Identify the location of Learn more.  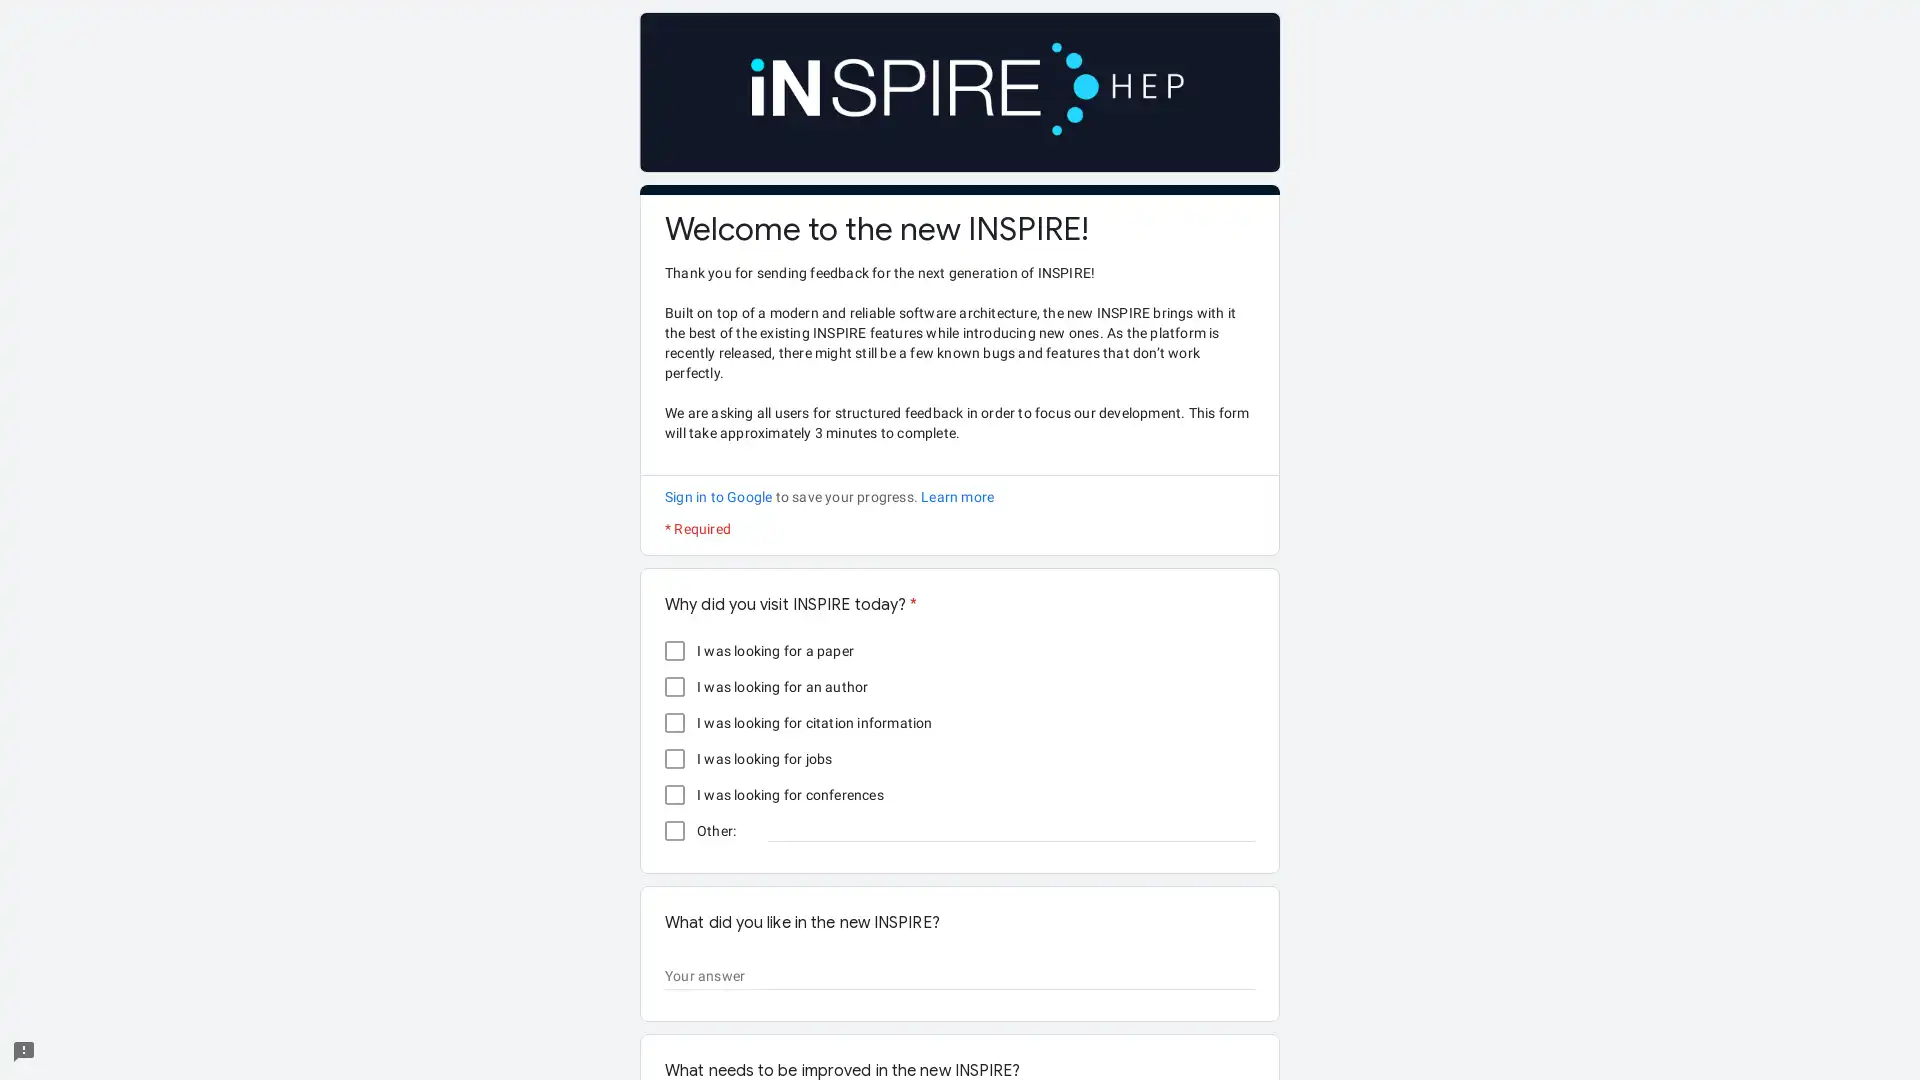
(956, 496).